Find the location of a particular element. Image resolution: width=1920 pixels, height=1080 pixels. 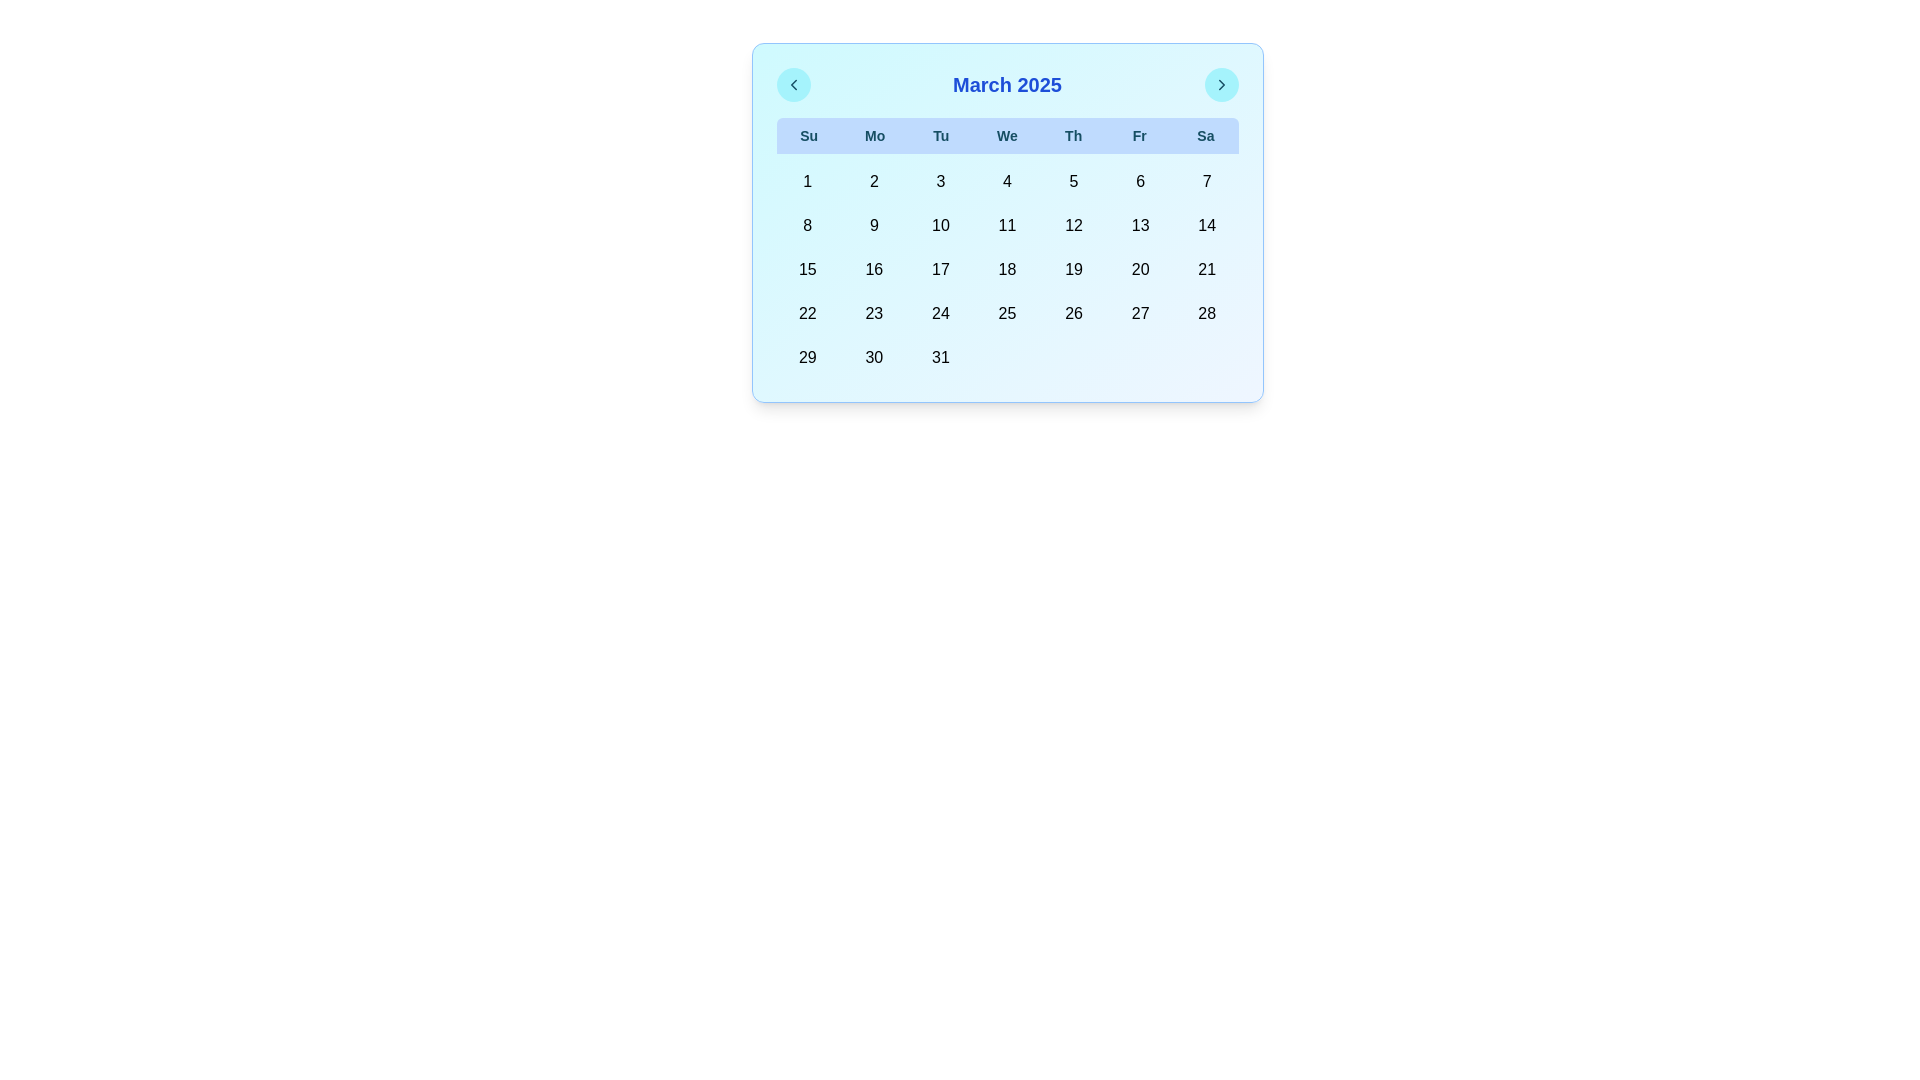

the calendar cell button displaying the number '26', which is located in the fourth row and fifth column of the calendar grid is located at coordinates (1073, 313).